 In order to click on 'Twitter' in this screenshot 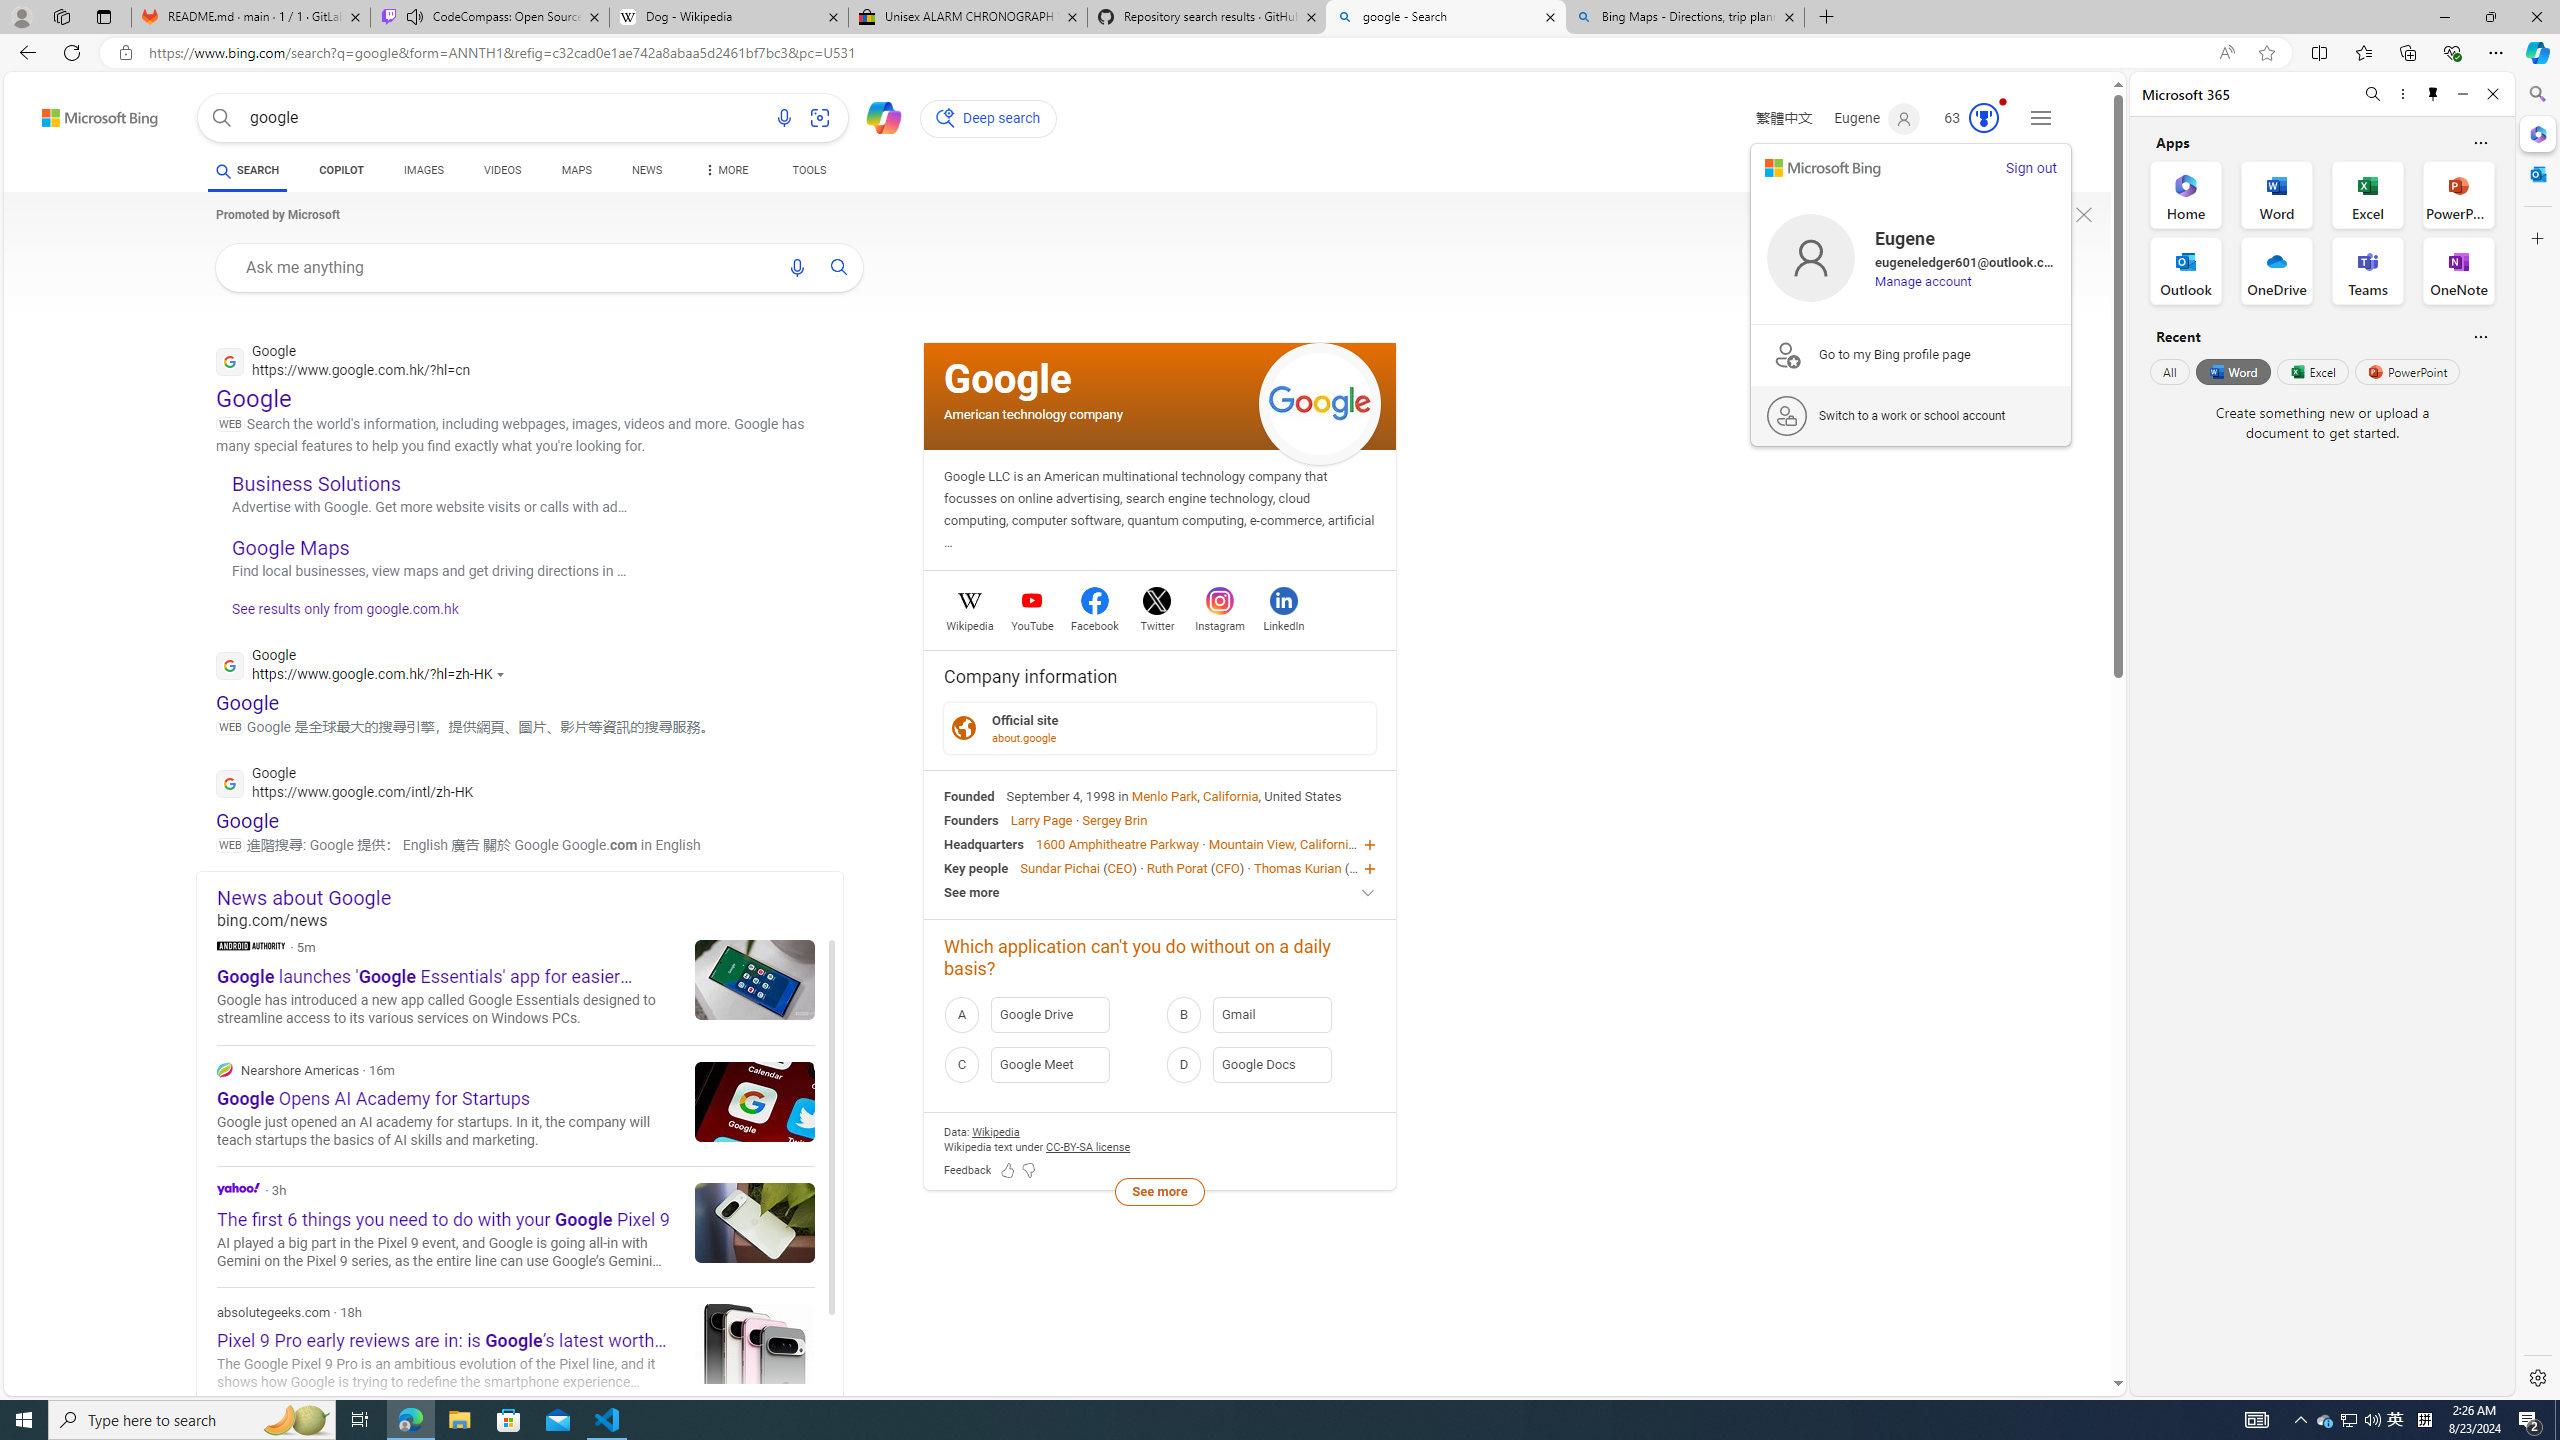, I will do `click(1157, 623)`.